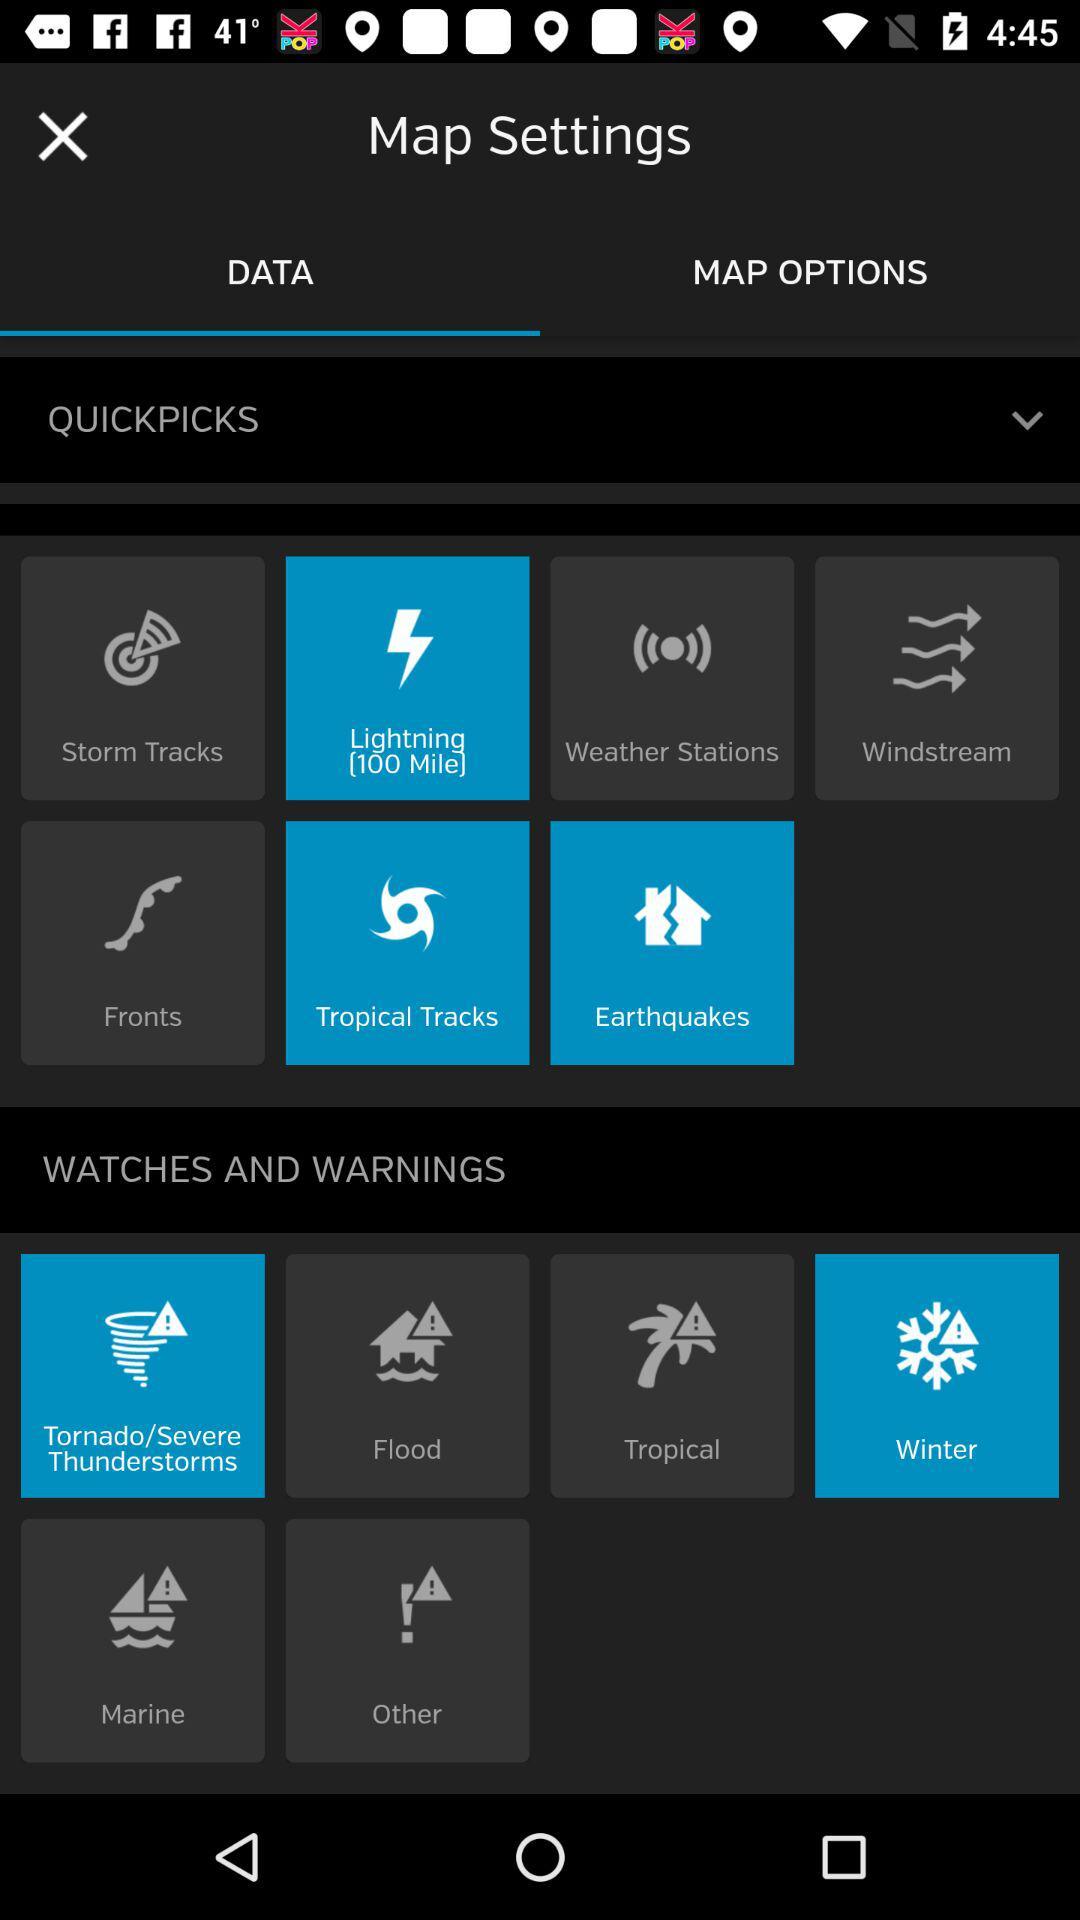  I want to click on open a tab with your most recent map settings, so click(1027, 419).